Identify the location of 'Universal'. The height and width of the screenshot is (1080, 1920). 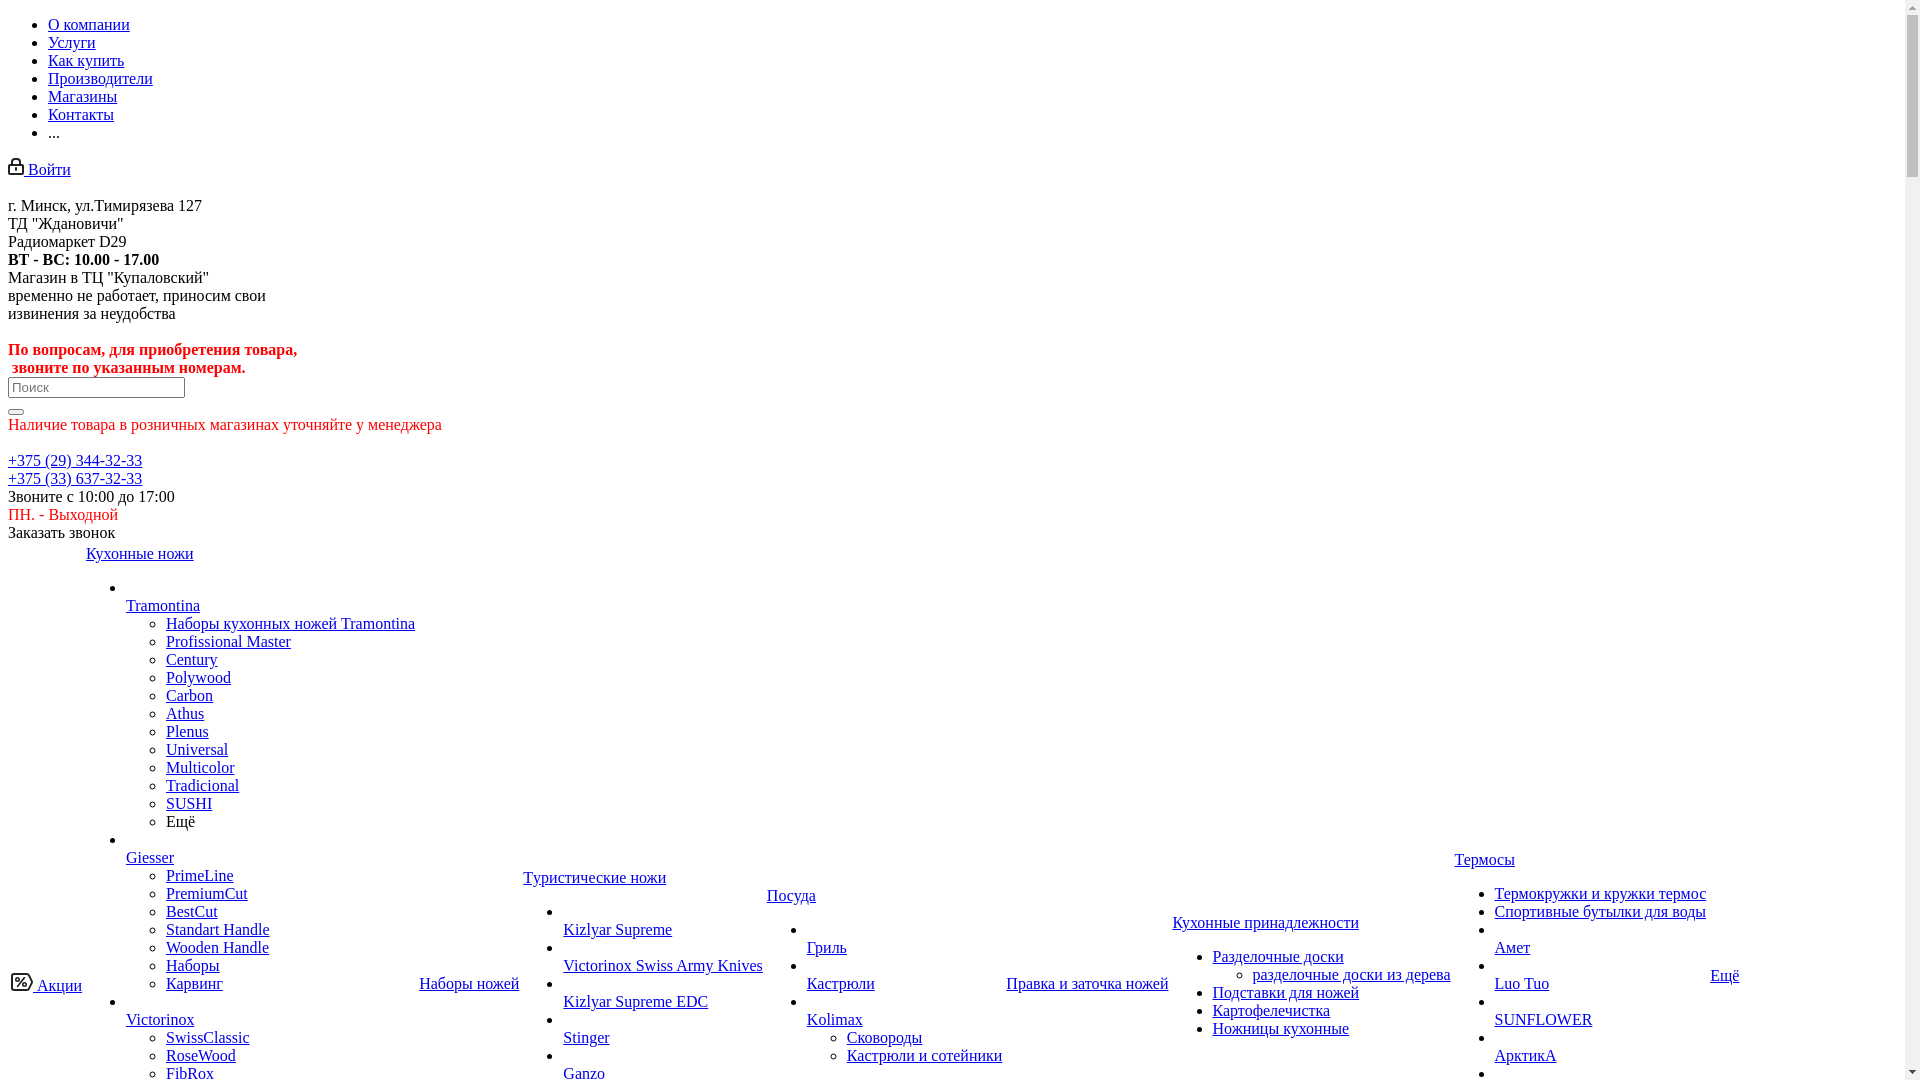
(166, 749).